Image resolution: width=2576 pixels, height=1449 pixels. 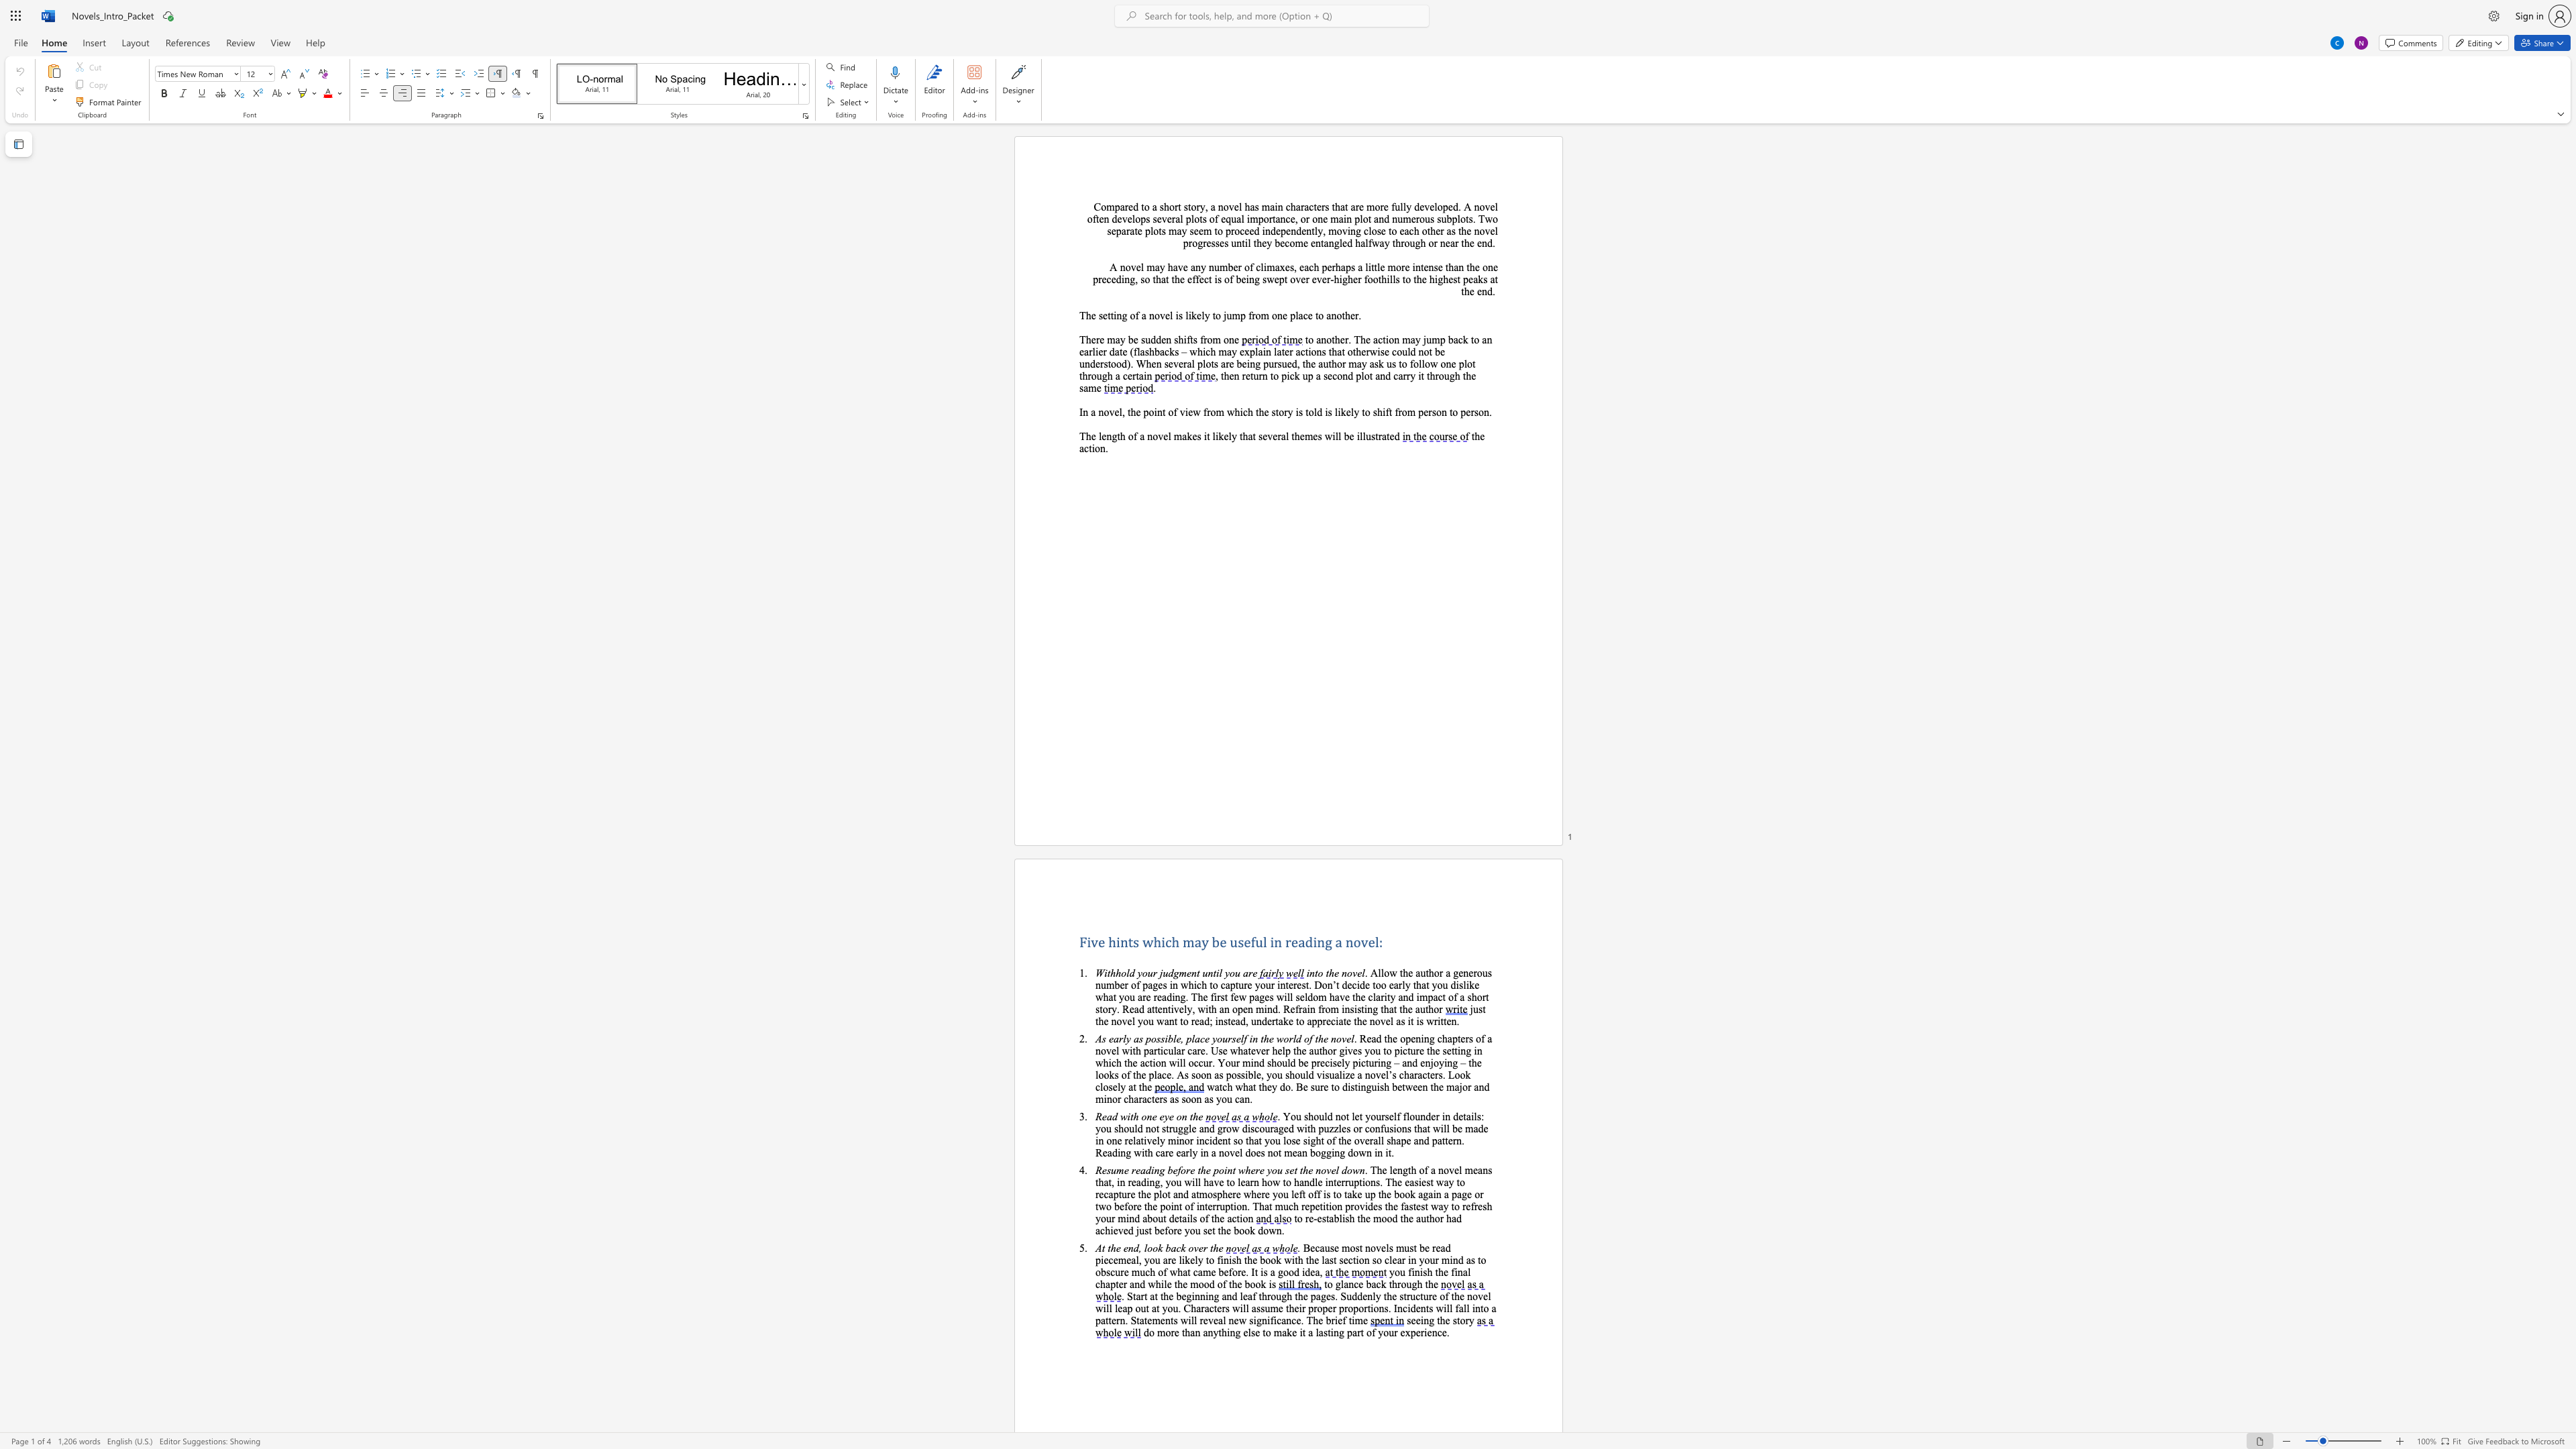 What do you see at coordinates (1435, 1307) in the screenshot?
I see `the subset text "will fall into a pattern. Statements will reveal new significance. The" within the text ". Start at the beginning and leaf through the pages. Suddenly the structure of the novel will leap out at you. Characters will assume their proper proportions. Incidents will fall into a pattern. Statements will reveal new significance. The brief time"` at bounding box center [1435, 1307].